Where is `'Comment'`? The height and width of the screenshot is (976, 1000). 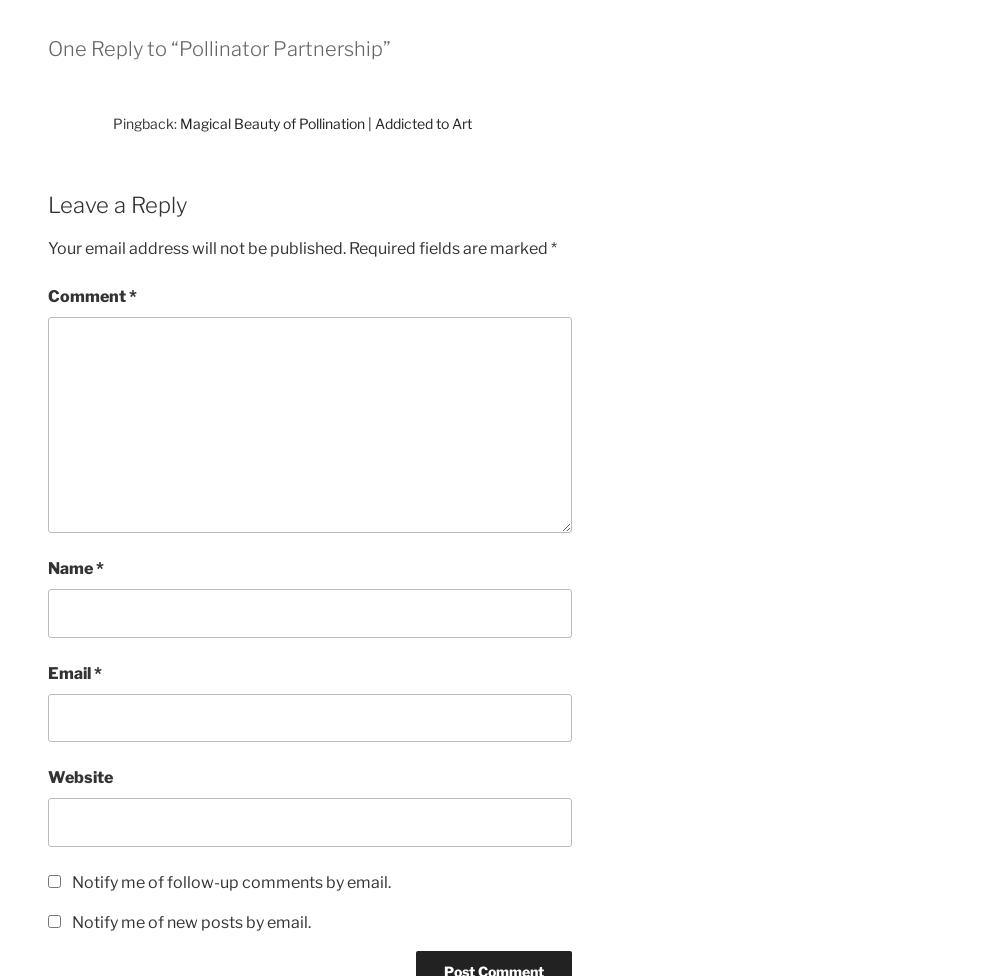 'Comment' is located at coordinates (87, 296).